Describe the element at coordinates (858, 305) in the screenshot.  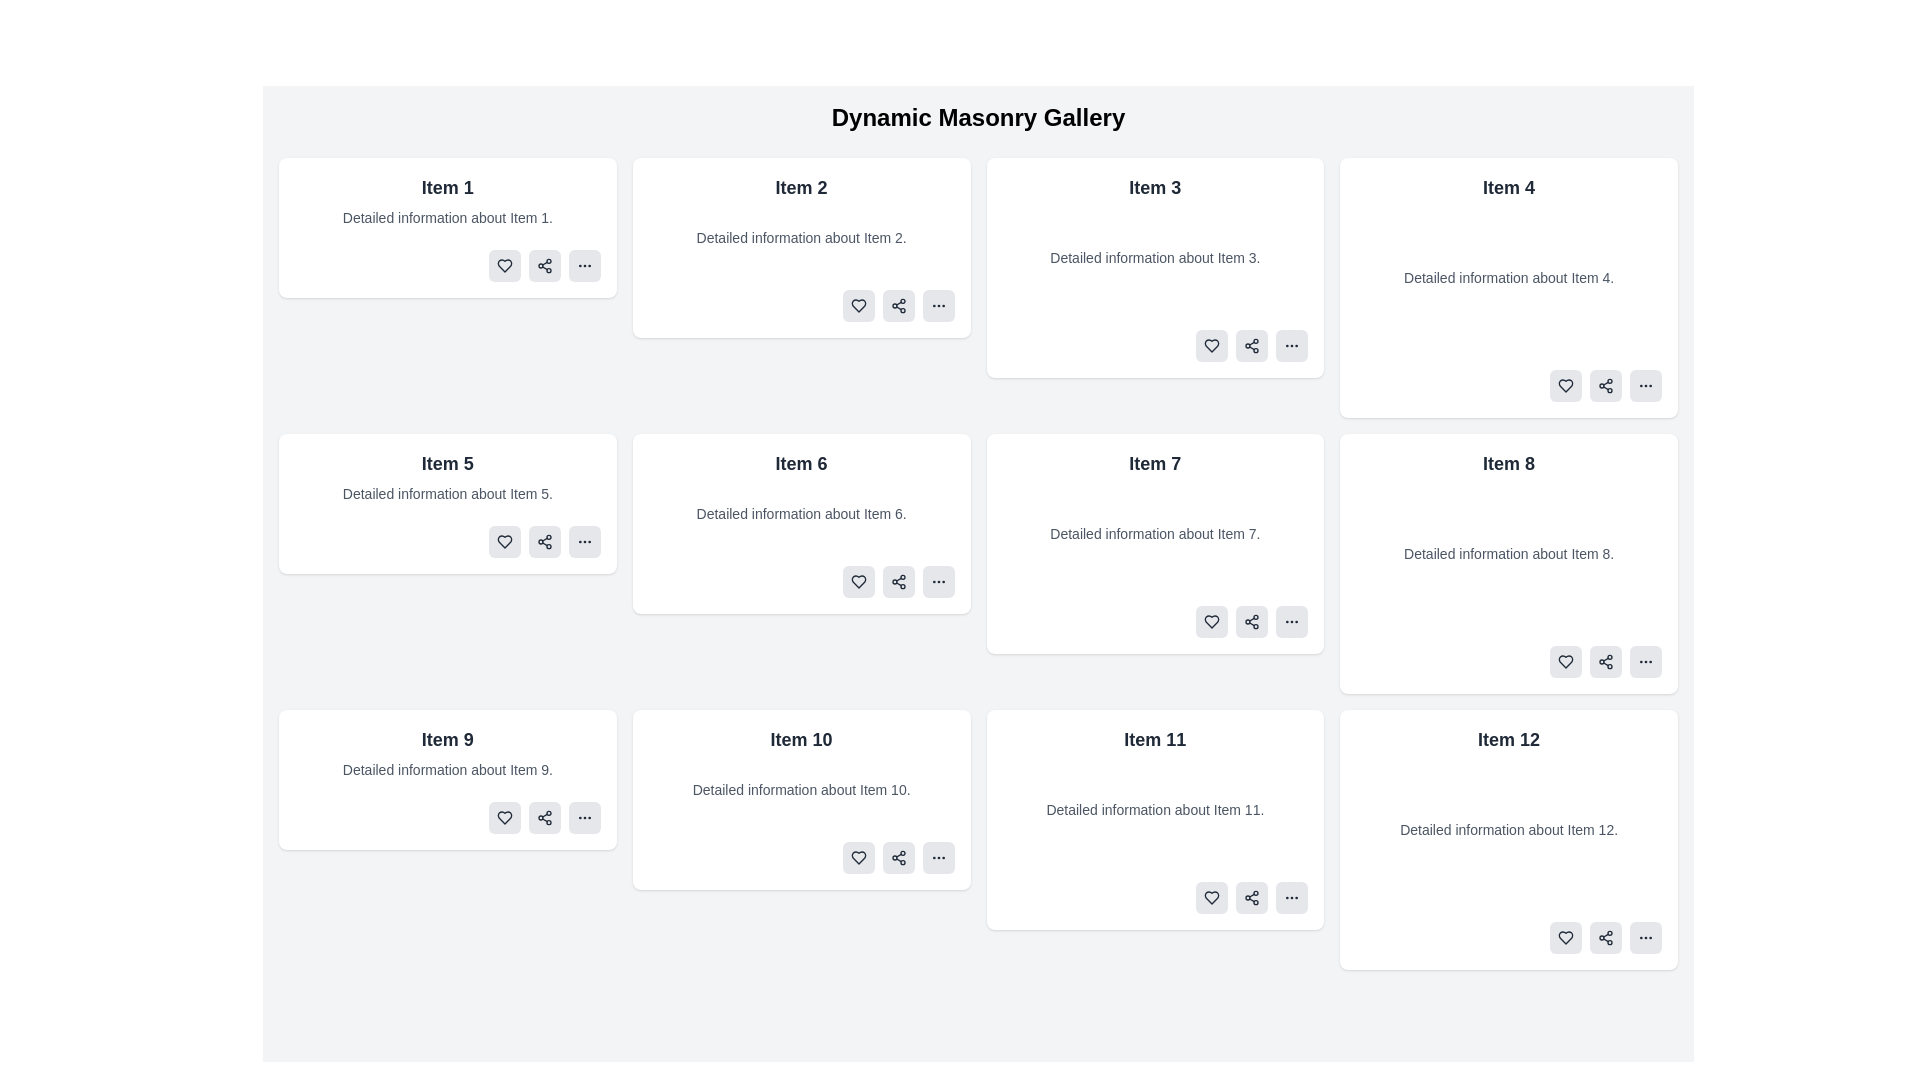
I see `the heart-shaped icon on the bottom row of icons for 'Item 2' in the dynamic masonry gallery to mark the item as favorite` at that location.